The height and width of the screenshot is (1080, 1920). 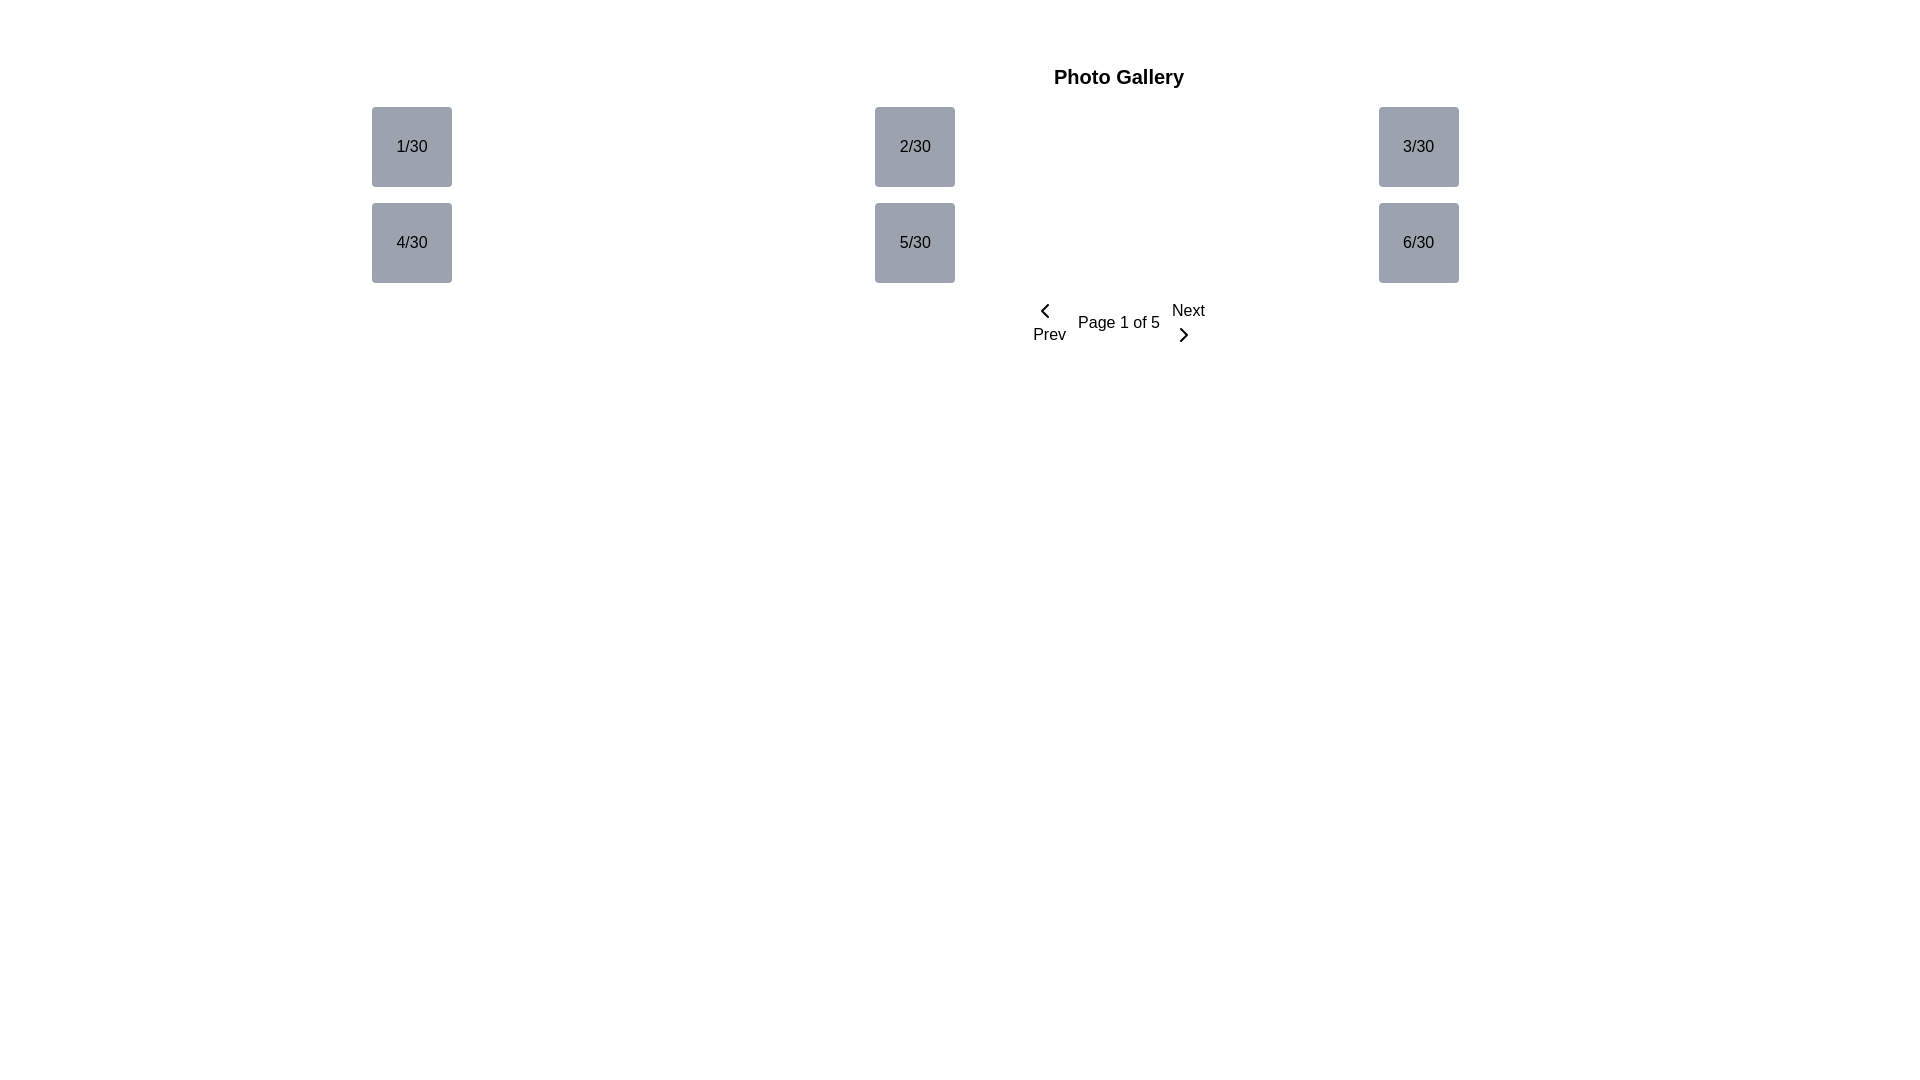 I want to click on the square-shaped box with a gray background and rounded corners that displays the text '5/30'. This element is located in the second row and second column of the grid layout, positioned below '2/30' and above '6/30', so click(x=914, y=242).